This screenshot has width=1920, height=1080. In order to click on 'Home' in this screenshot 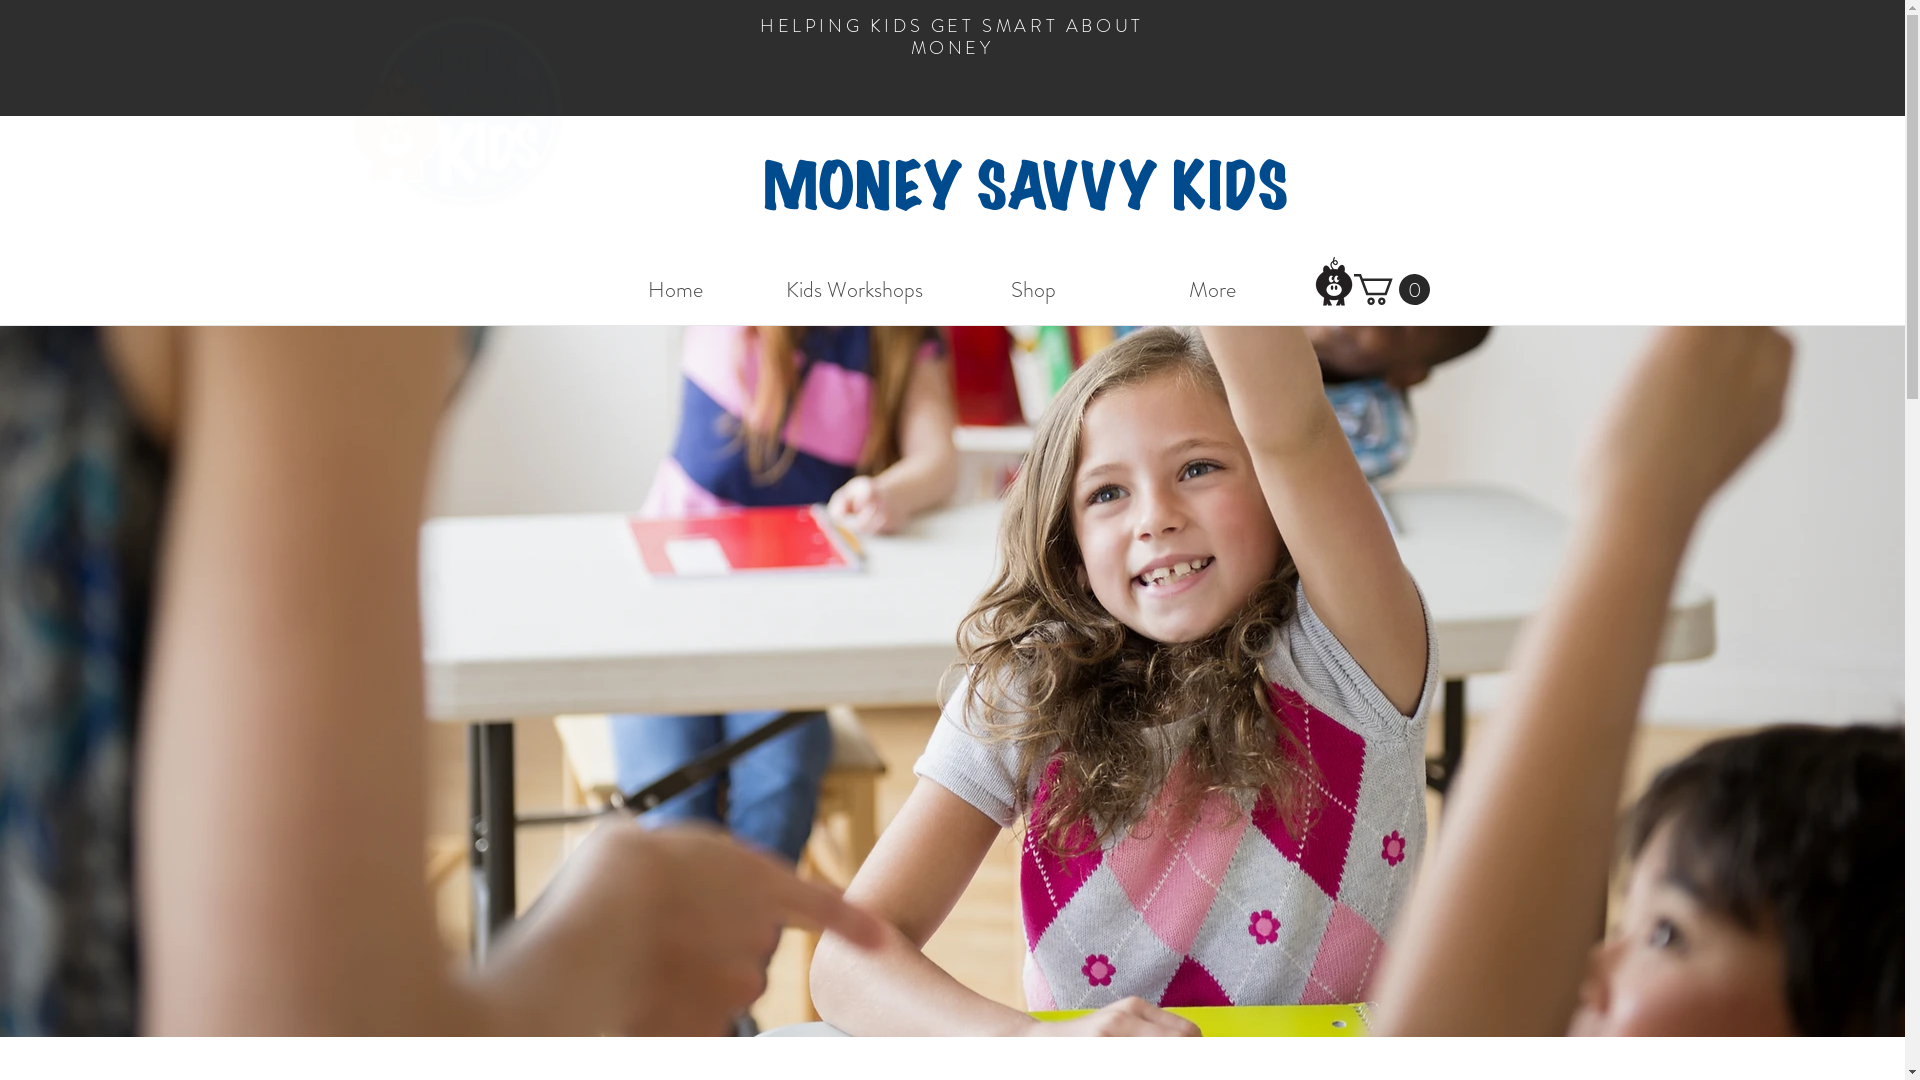, I will do `click(584, 289)`.